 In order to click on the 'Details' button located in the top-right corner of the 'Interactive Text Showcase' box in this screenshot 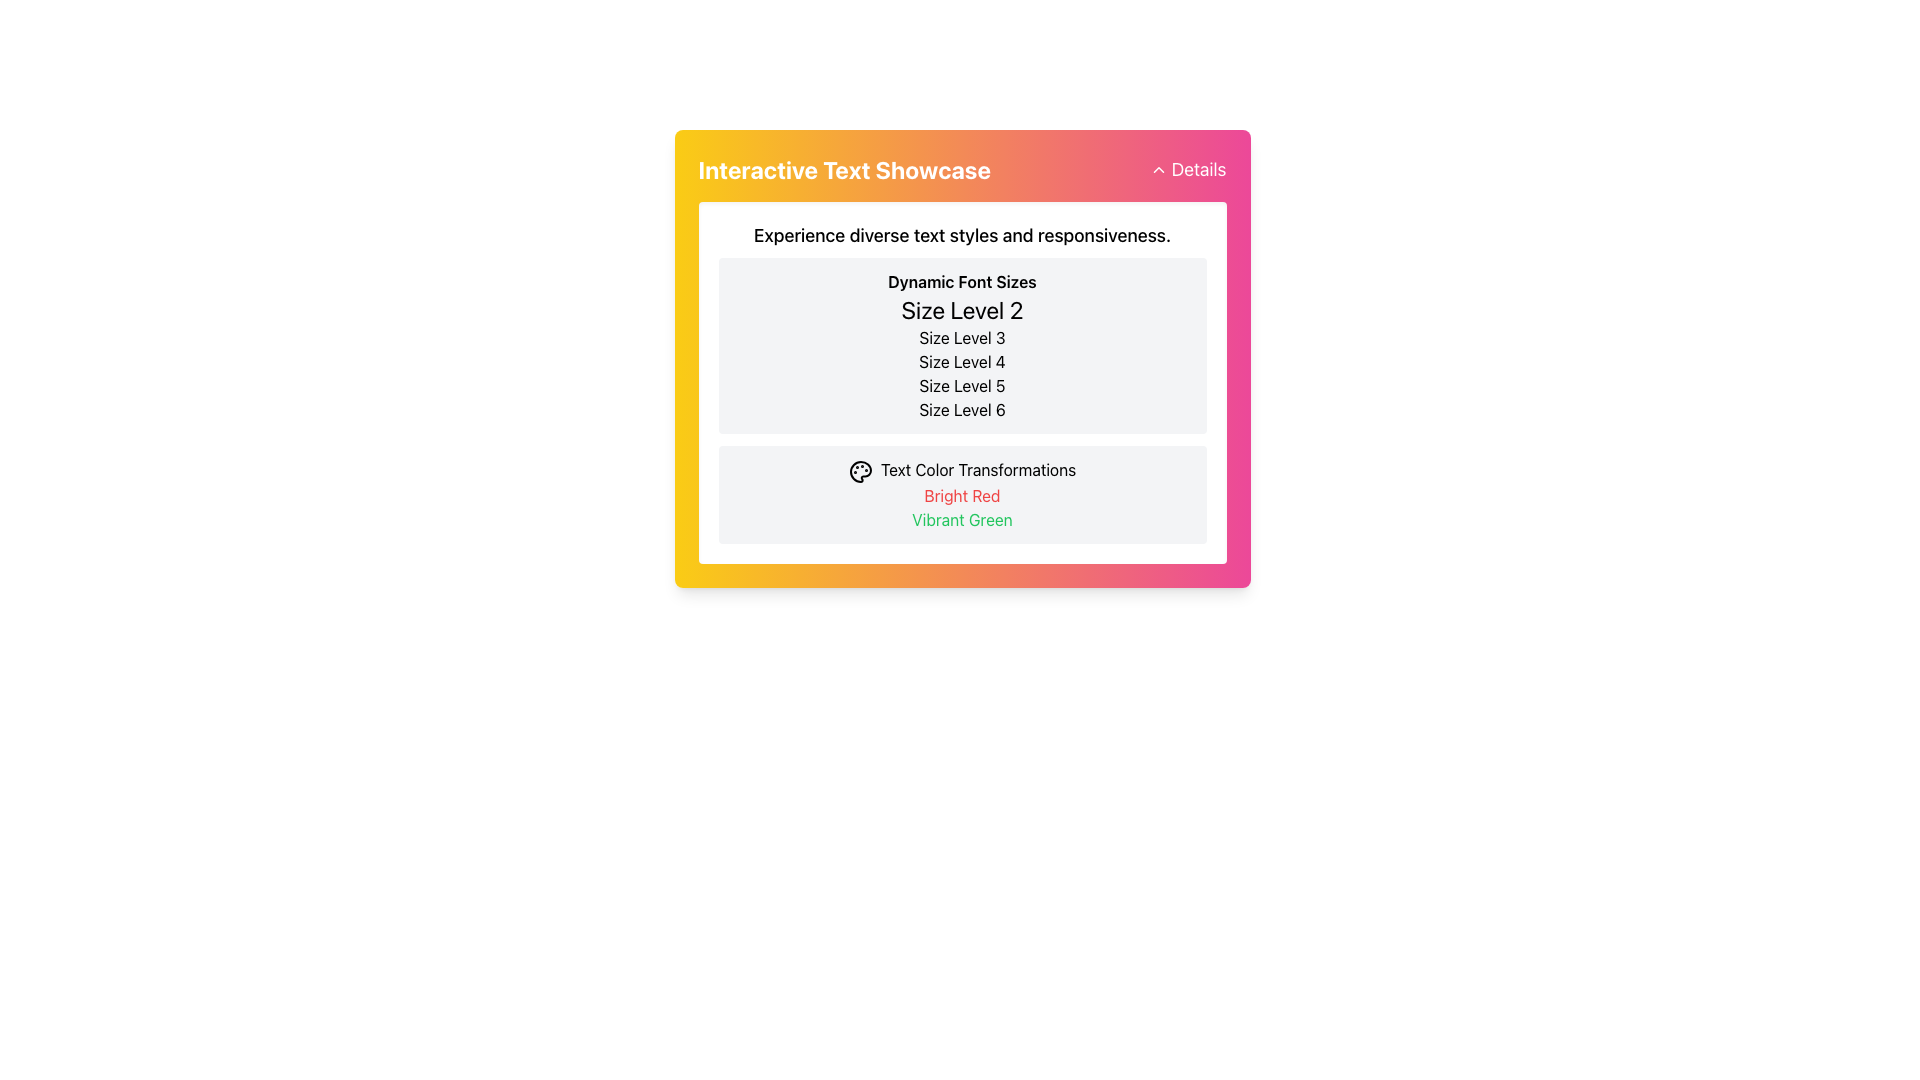, I will do `click(1188, 168)`.